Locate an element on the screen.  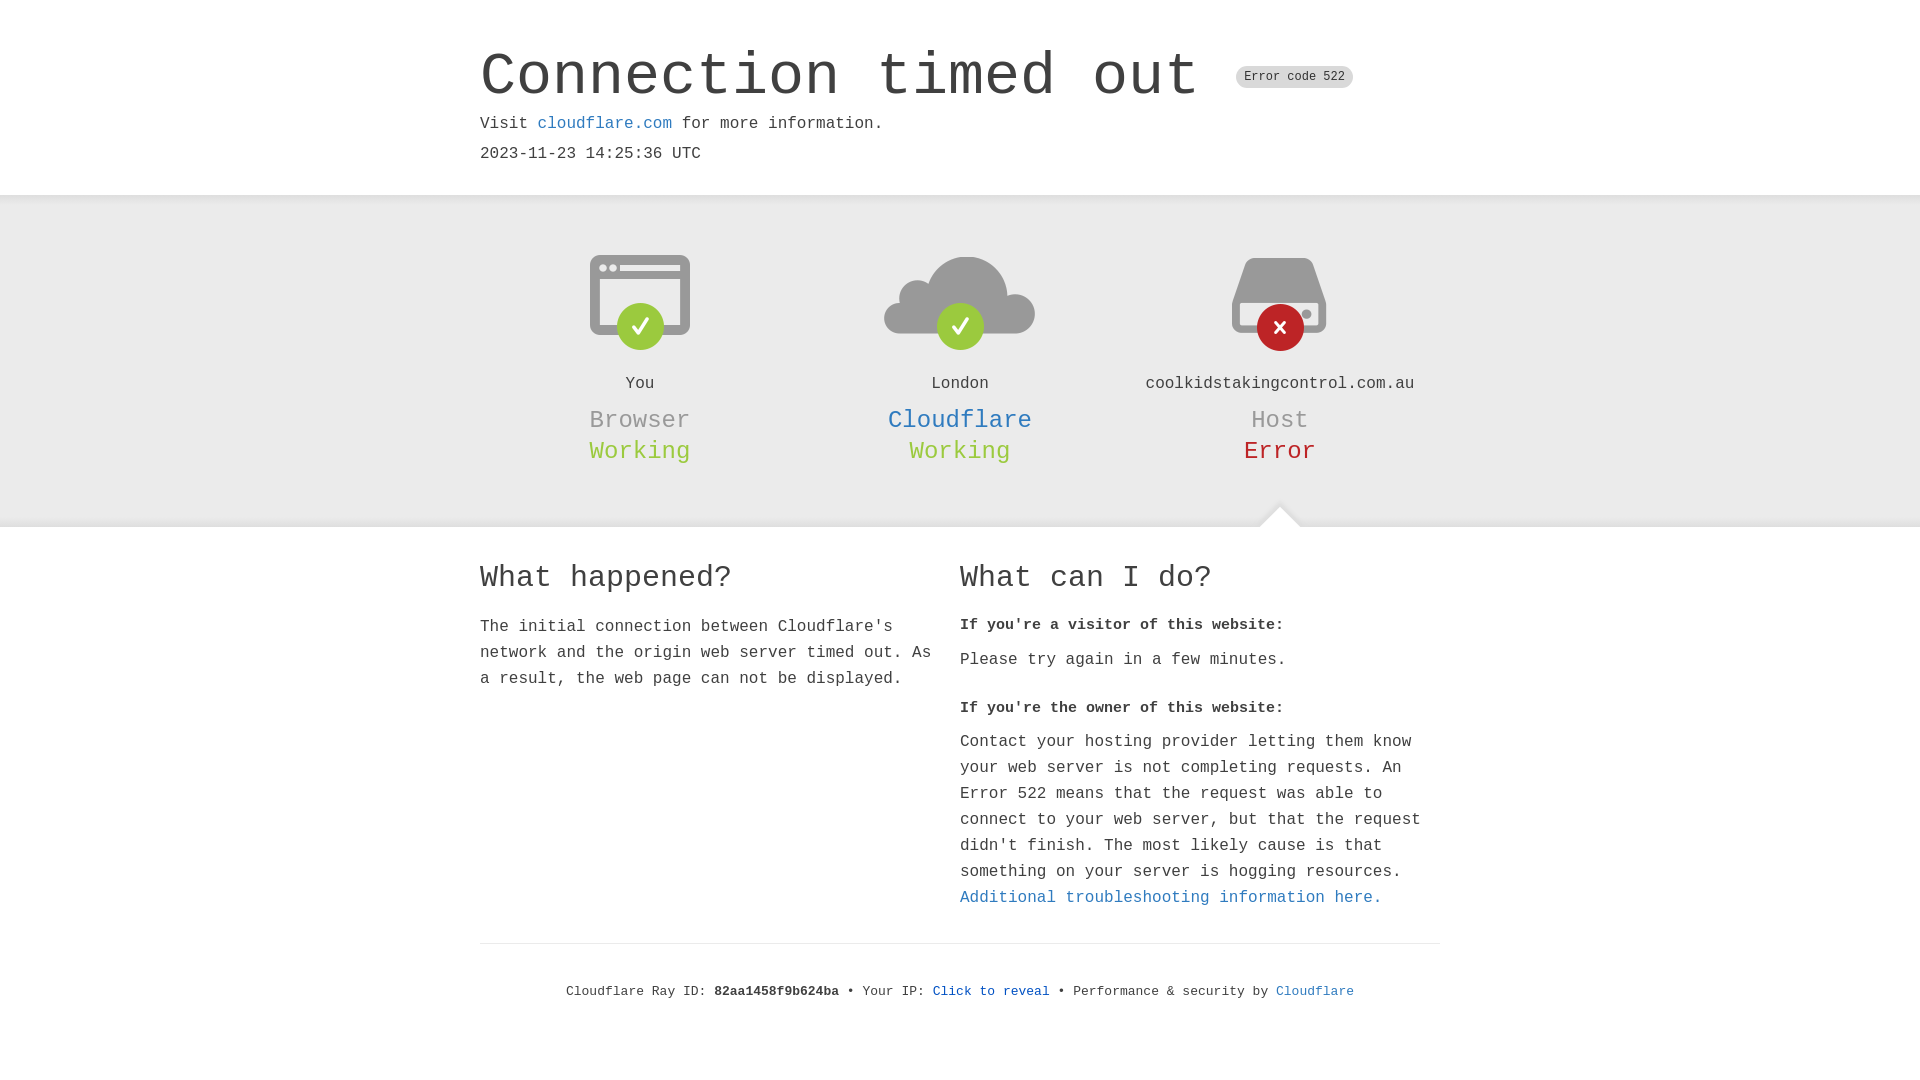
'Additional troubleshooting information here.' is located at coordinates (1171, 897).